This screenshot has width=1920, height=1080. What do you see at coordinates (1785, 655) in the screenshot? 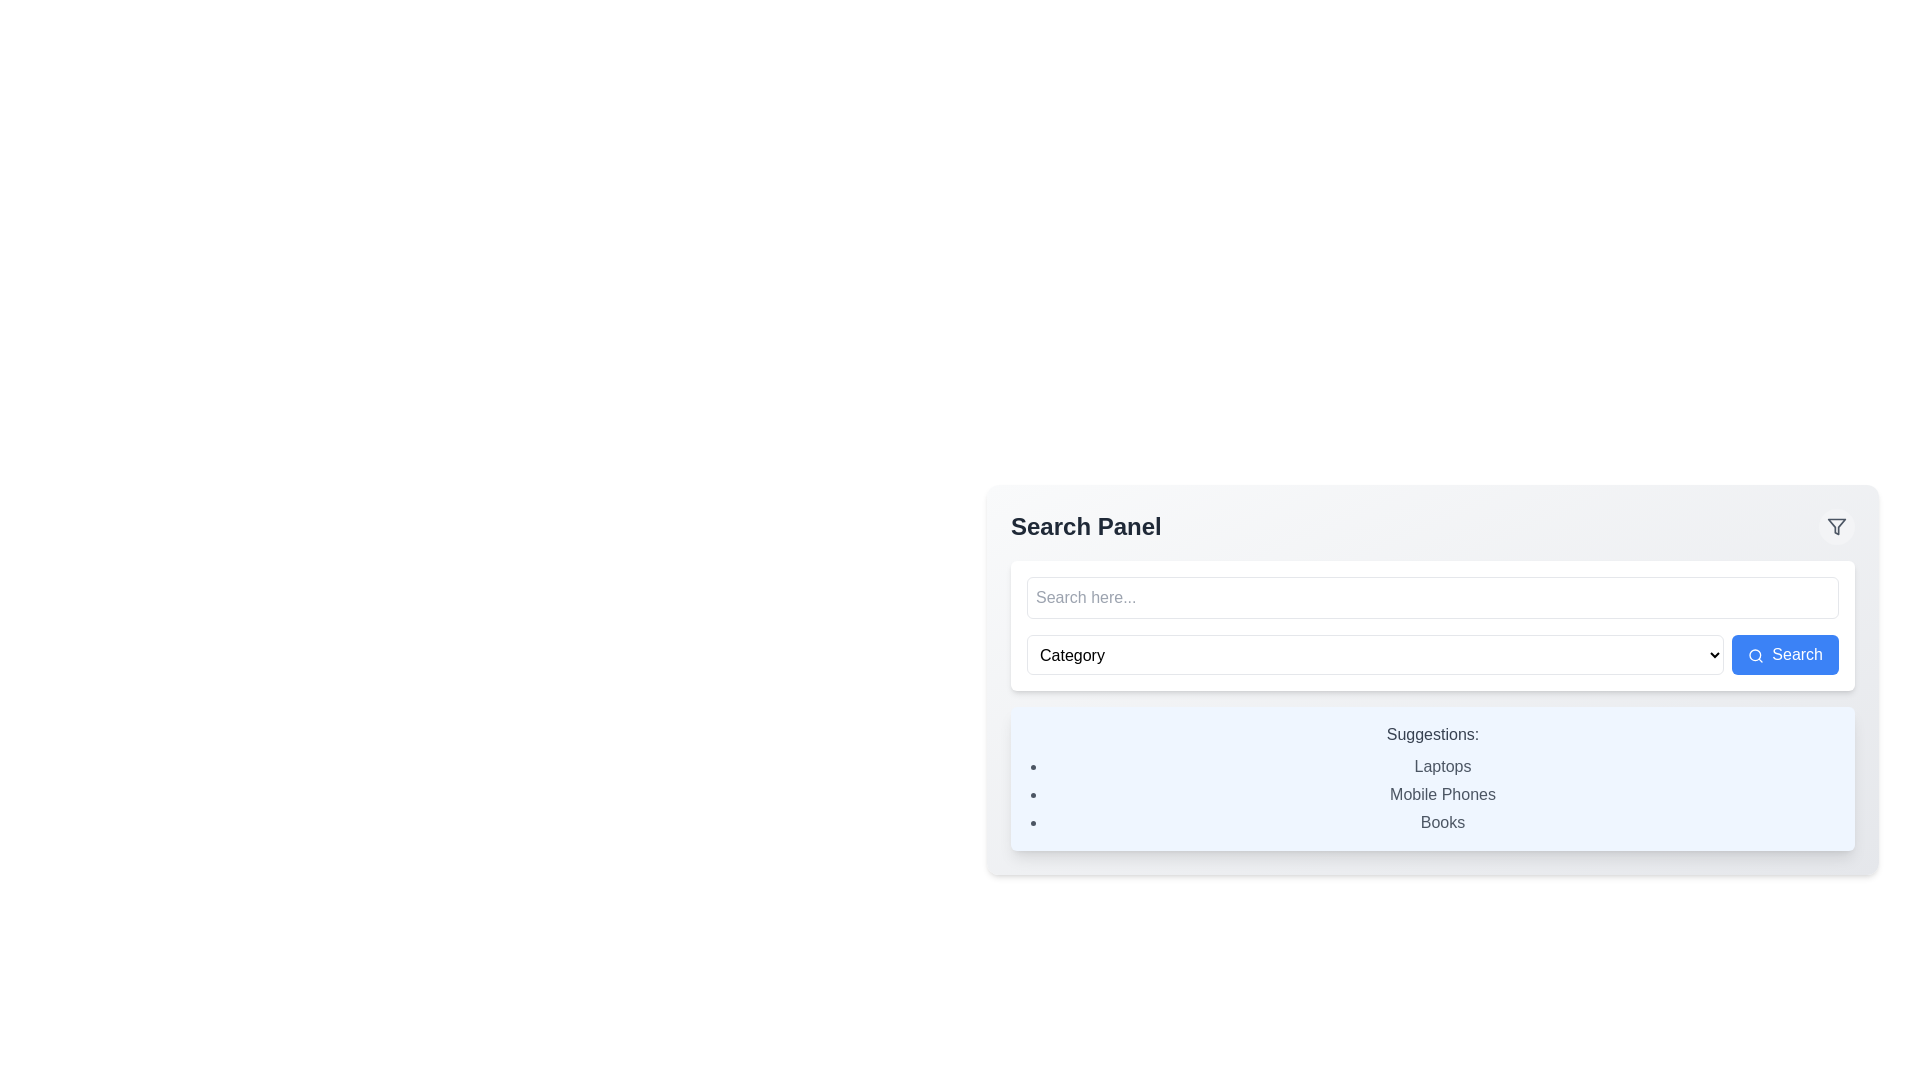
I see `the search button located at the far-right of the control group to change its appearance` at bounding box center [1785, 655].